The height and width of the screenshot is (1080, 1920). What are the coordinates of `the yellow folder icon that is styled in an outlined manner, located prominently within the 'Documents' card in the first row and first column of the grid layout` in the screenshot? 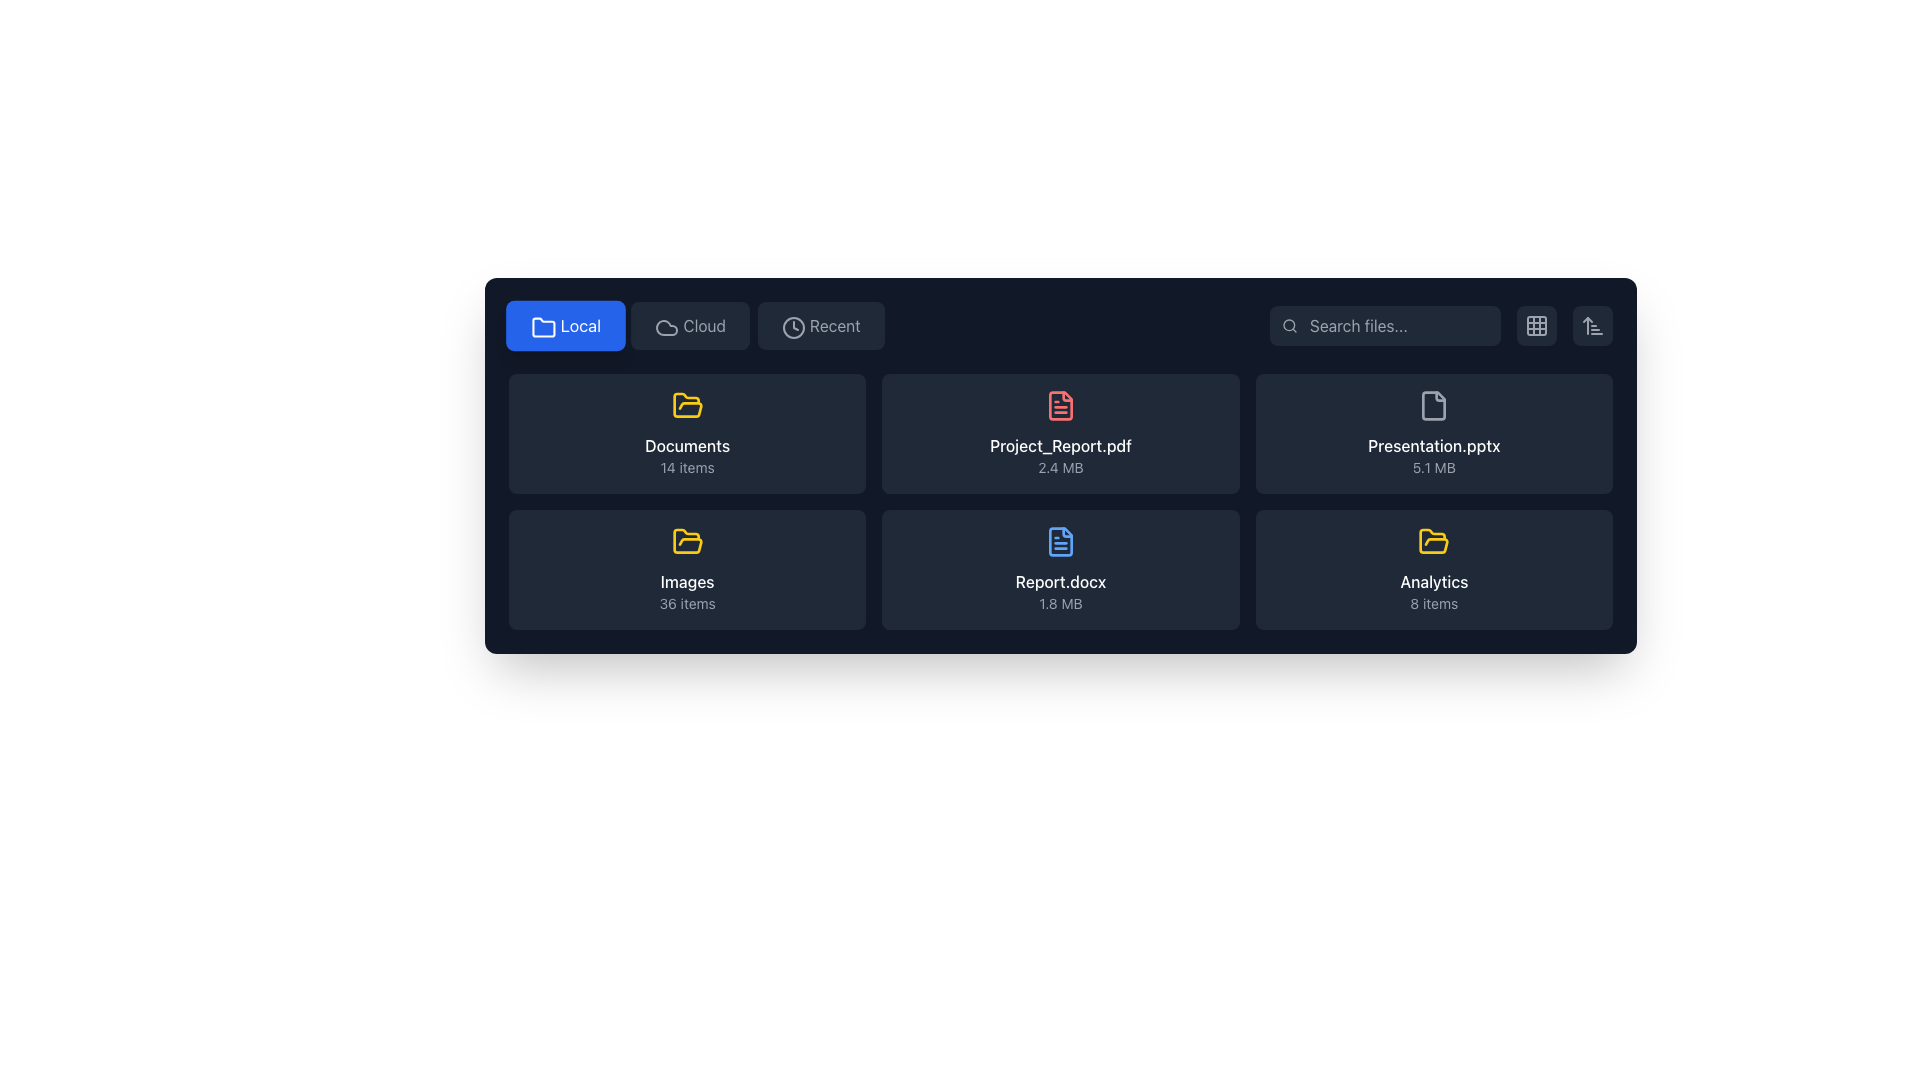 It's located at (687, 405).